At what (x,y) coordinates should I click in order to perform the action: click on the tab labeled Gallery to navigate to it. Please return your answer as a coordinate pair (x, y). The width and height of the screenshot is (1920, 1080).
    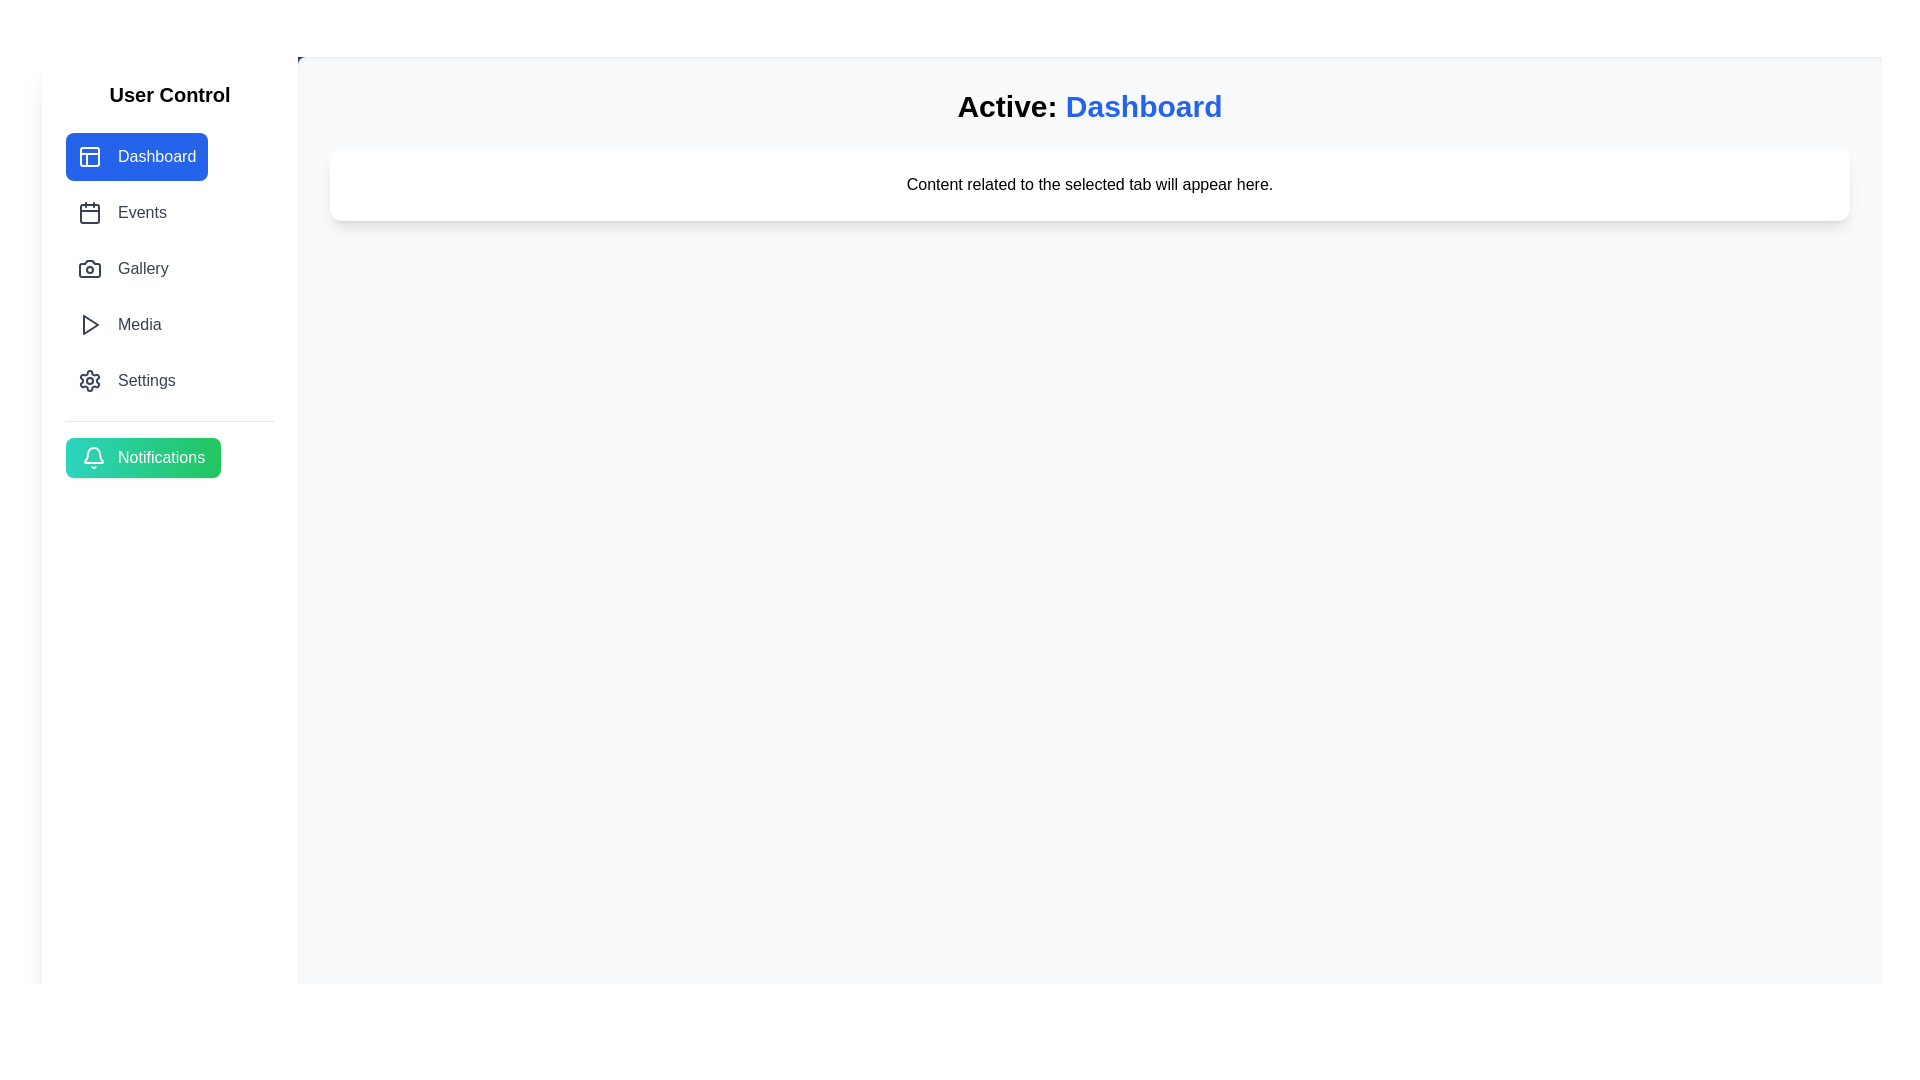
    Looking at the image, I should click on (122, 268).